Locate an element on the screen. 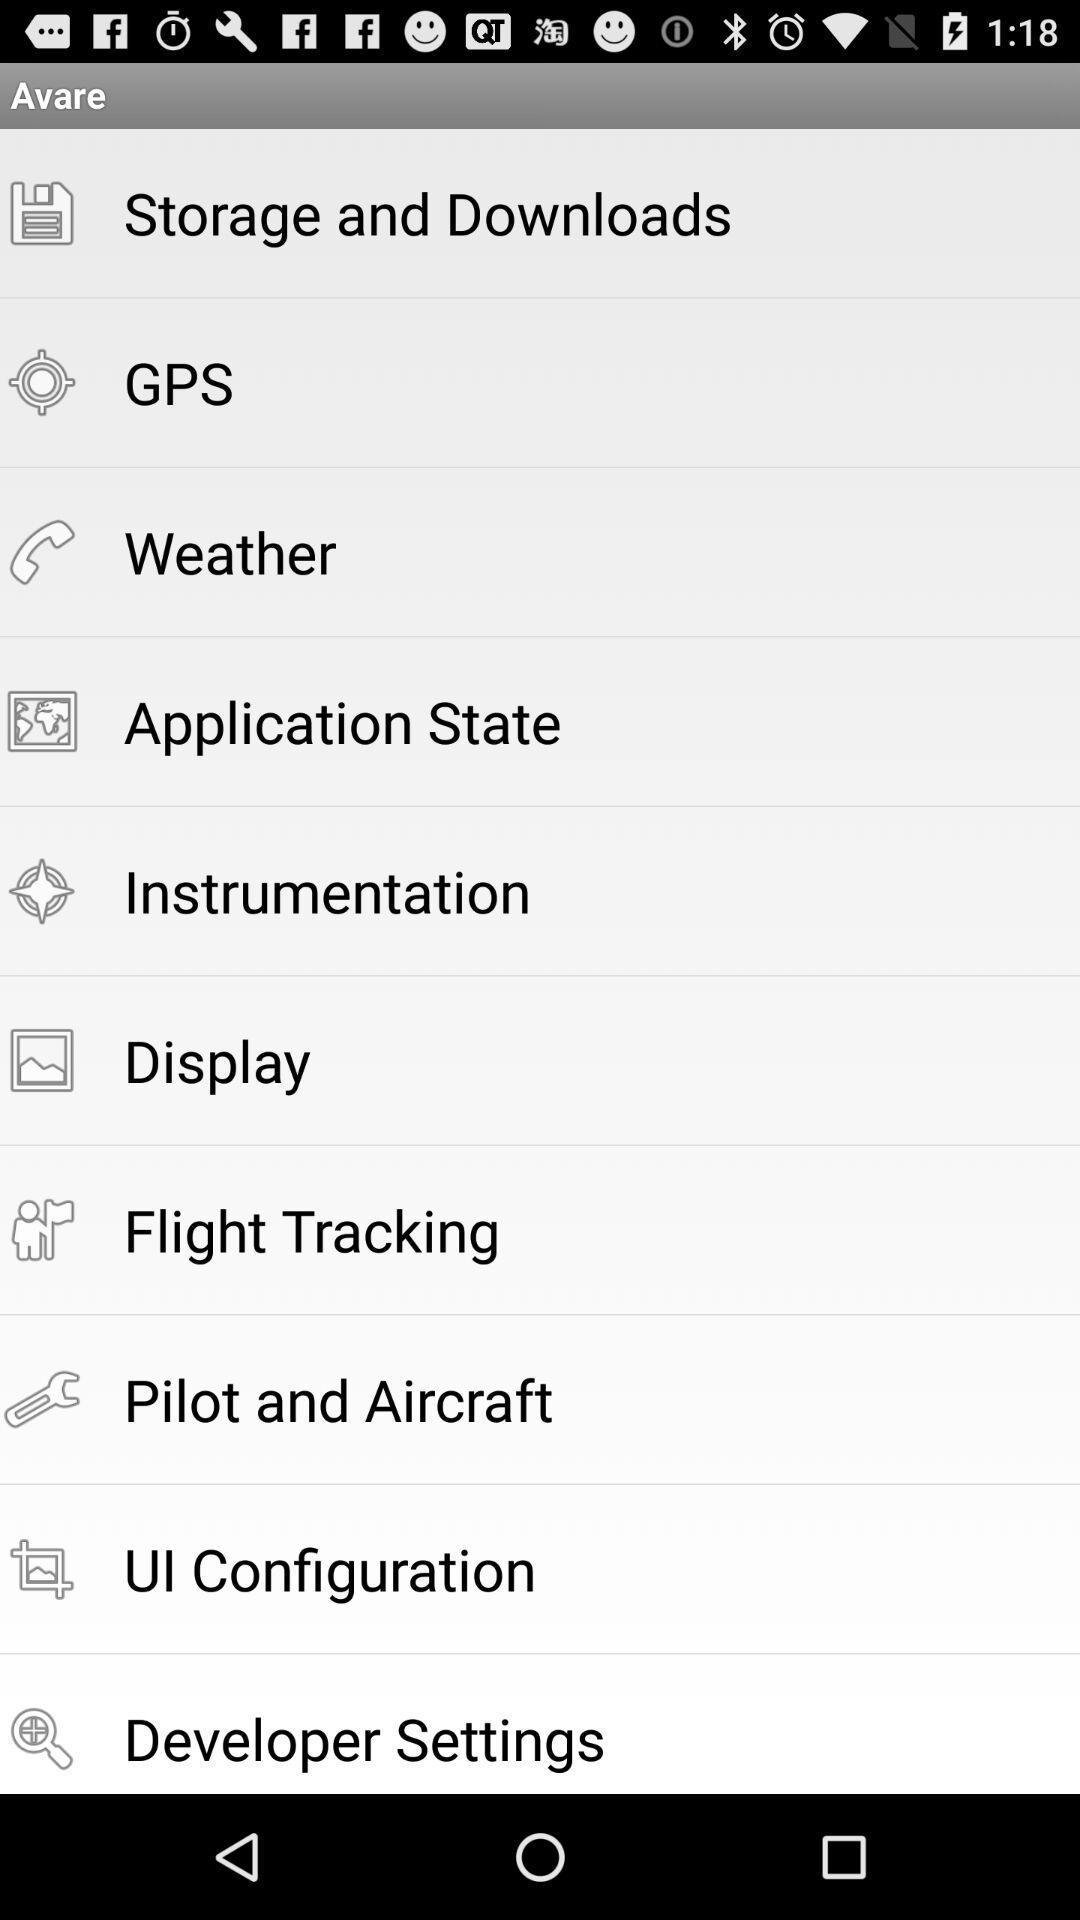 Image resolution: width=1080 pixels, height=1920 pixels. app below the weather icon is located at coordinates (341, 720).